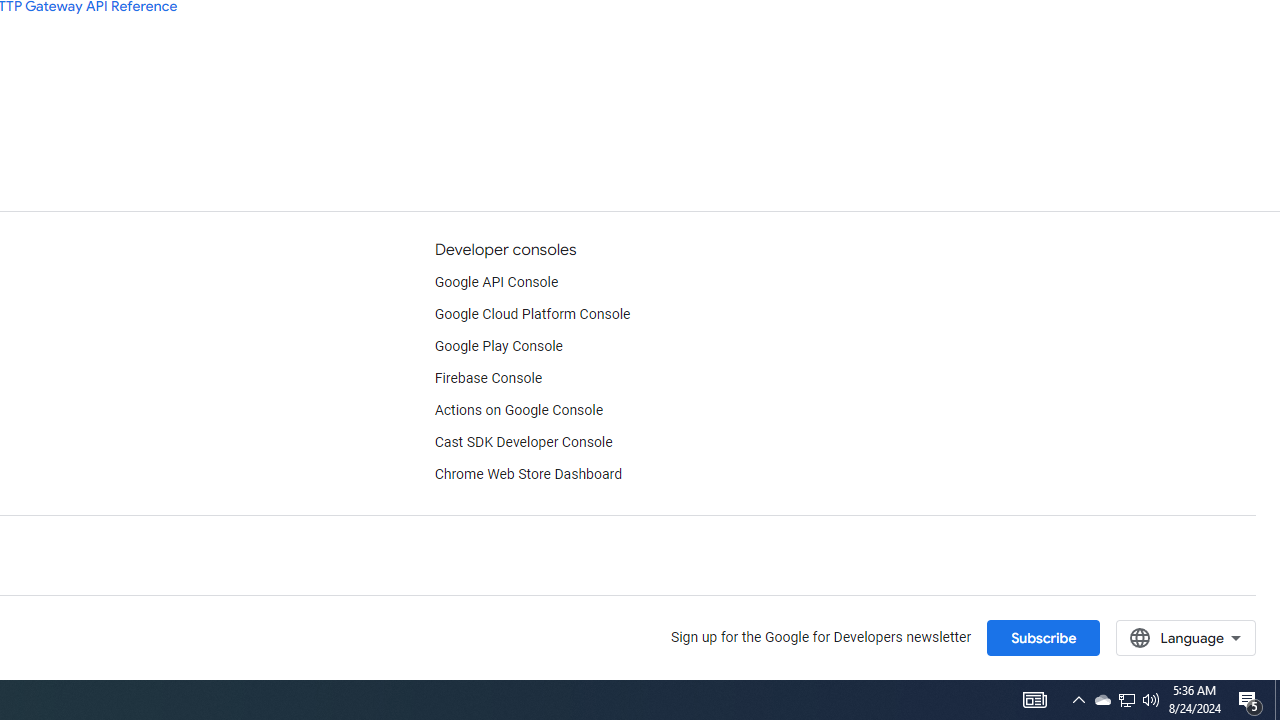  I want to click on 'Google Cloud Platform Console', so click(532, 315).